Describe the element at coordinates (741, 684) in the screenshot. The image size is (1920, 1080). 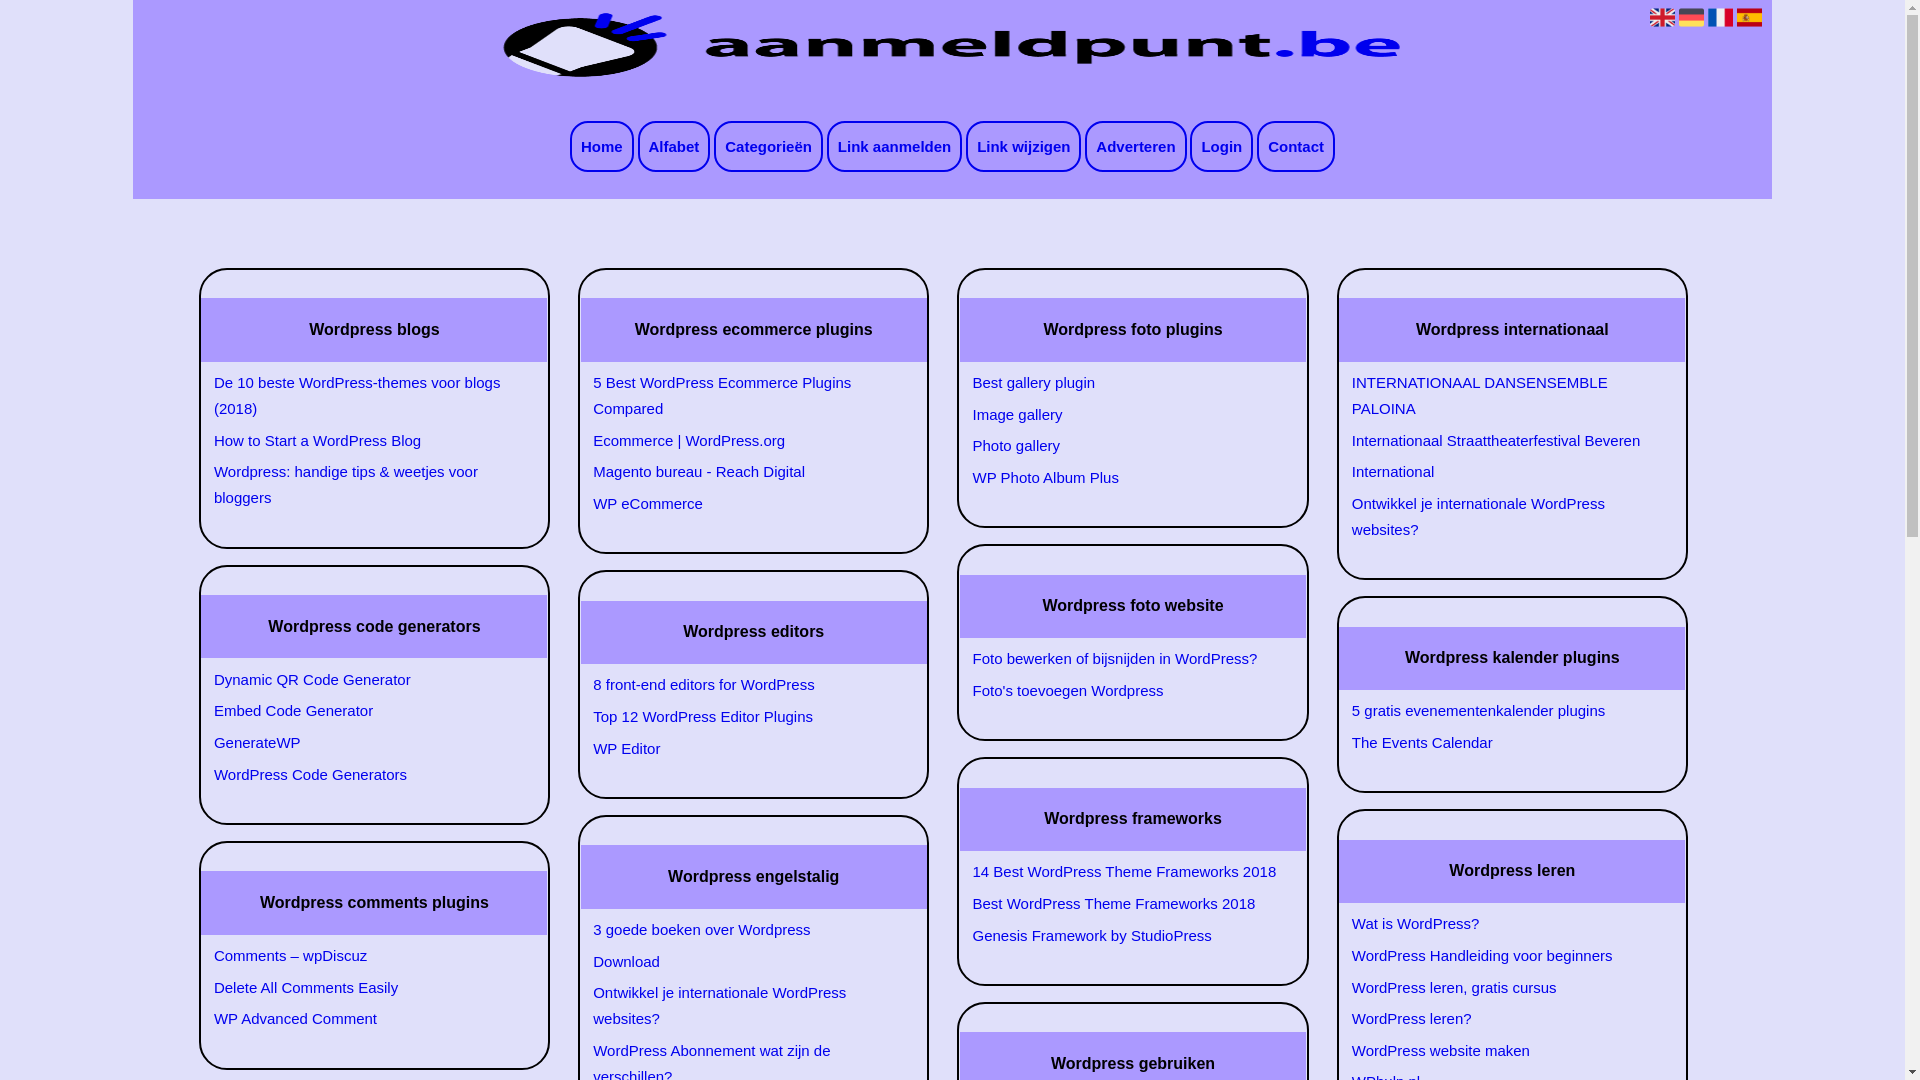
I see `'8 front-end editors for WordPress'` at that location.